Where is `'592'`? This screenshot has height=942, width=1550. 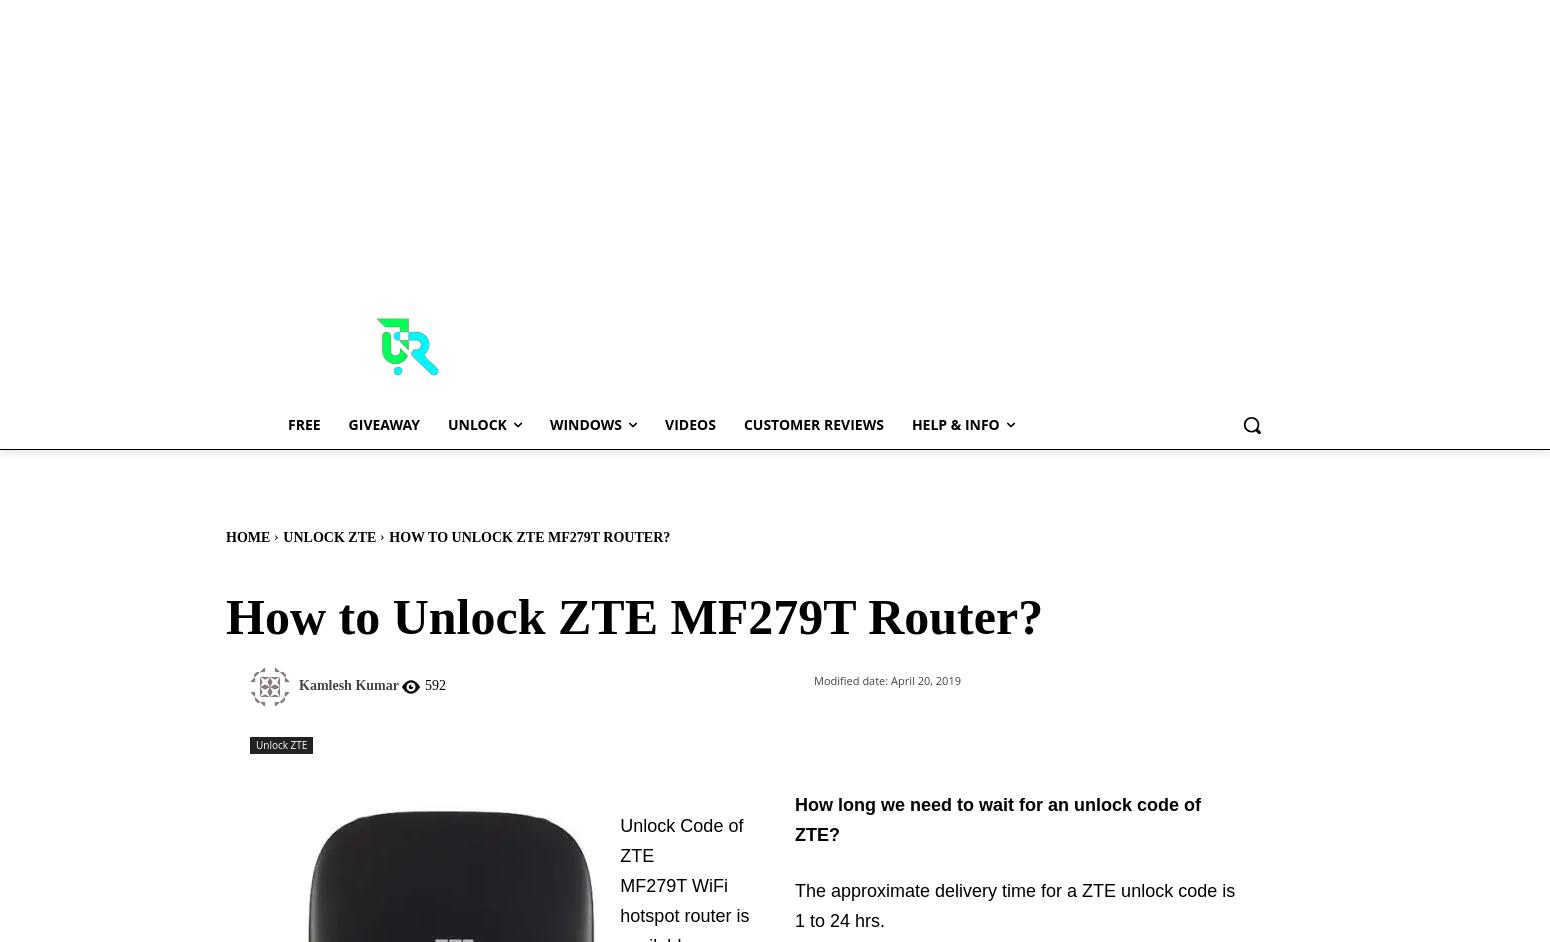
'592' is located at coordinates (434, 685).